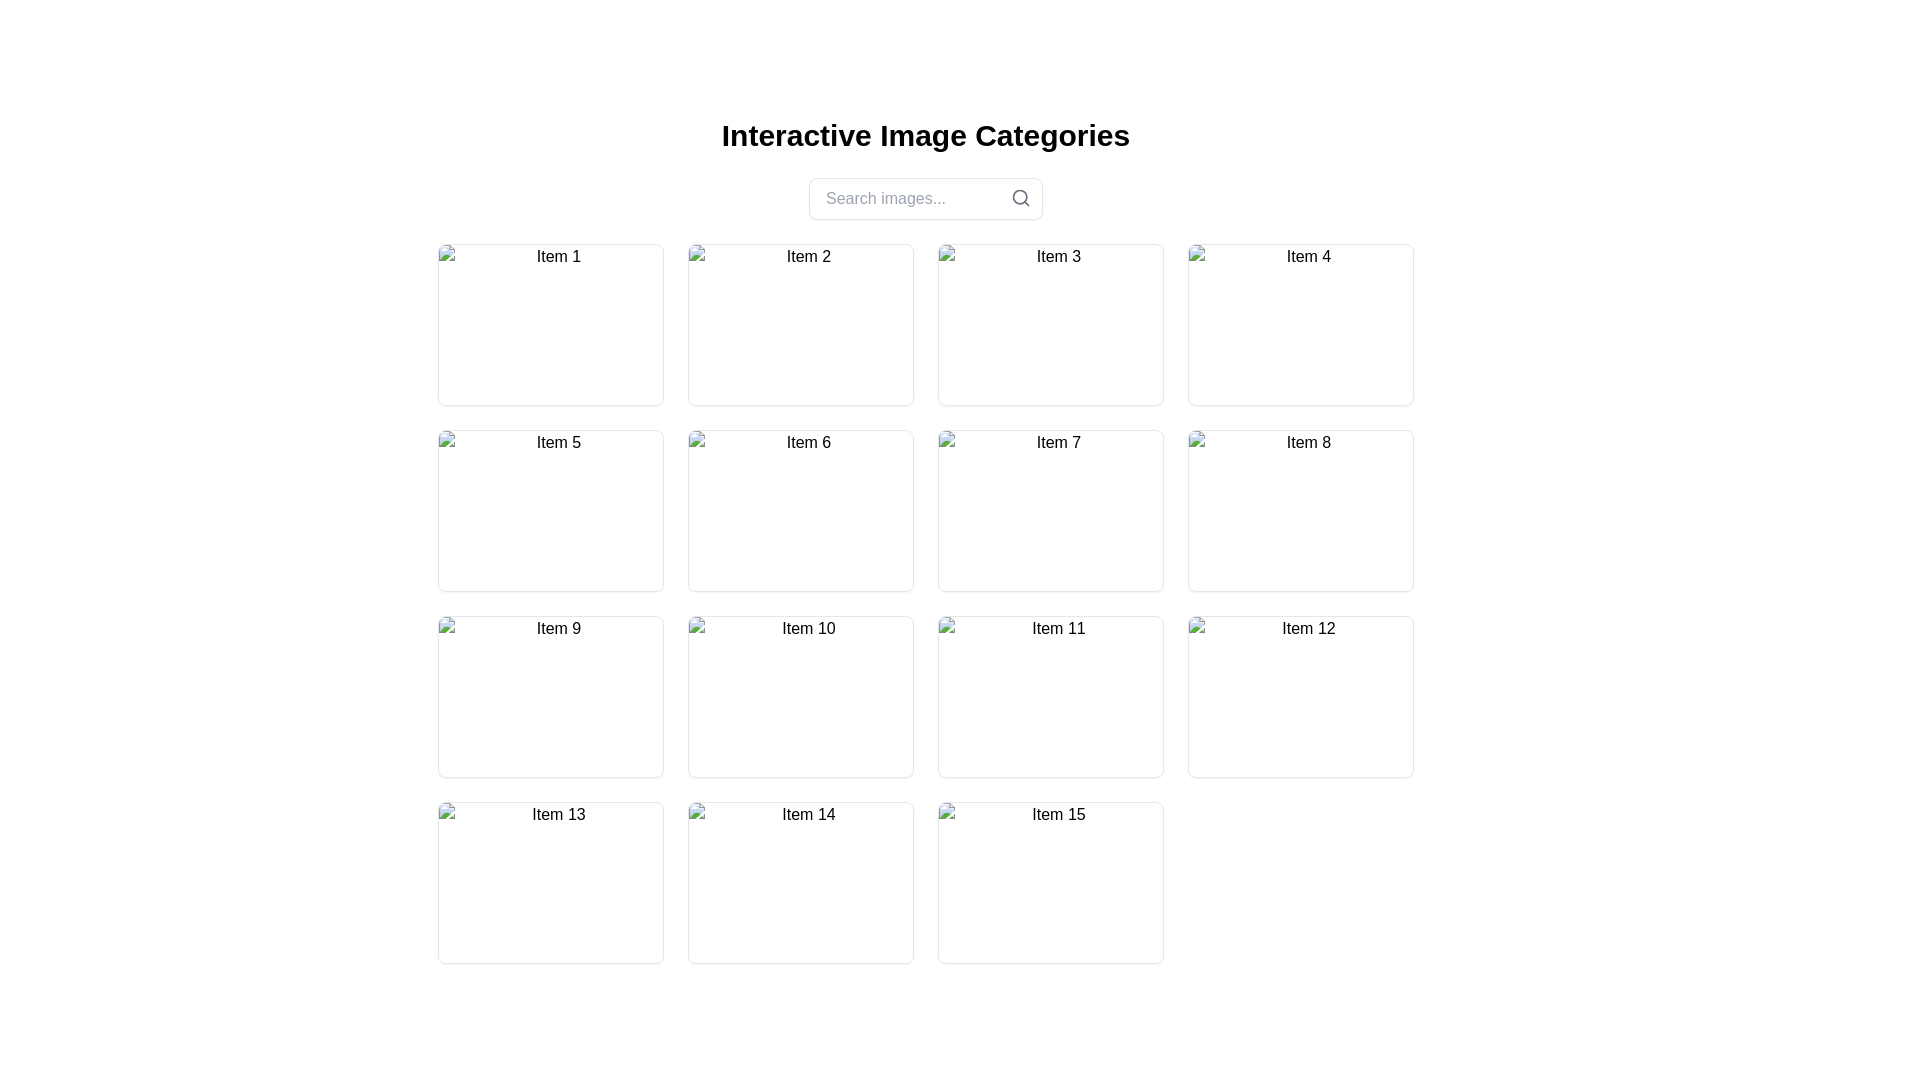 The image size is (1920, 1080). Describe the element at coordinates (1021, 197) in the screenshot. I see `the search icon located inside the search bar at the top-center of the interface, positioned to the right of the placeholder text 'Search images...', to initiate a search action` at that location.